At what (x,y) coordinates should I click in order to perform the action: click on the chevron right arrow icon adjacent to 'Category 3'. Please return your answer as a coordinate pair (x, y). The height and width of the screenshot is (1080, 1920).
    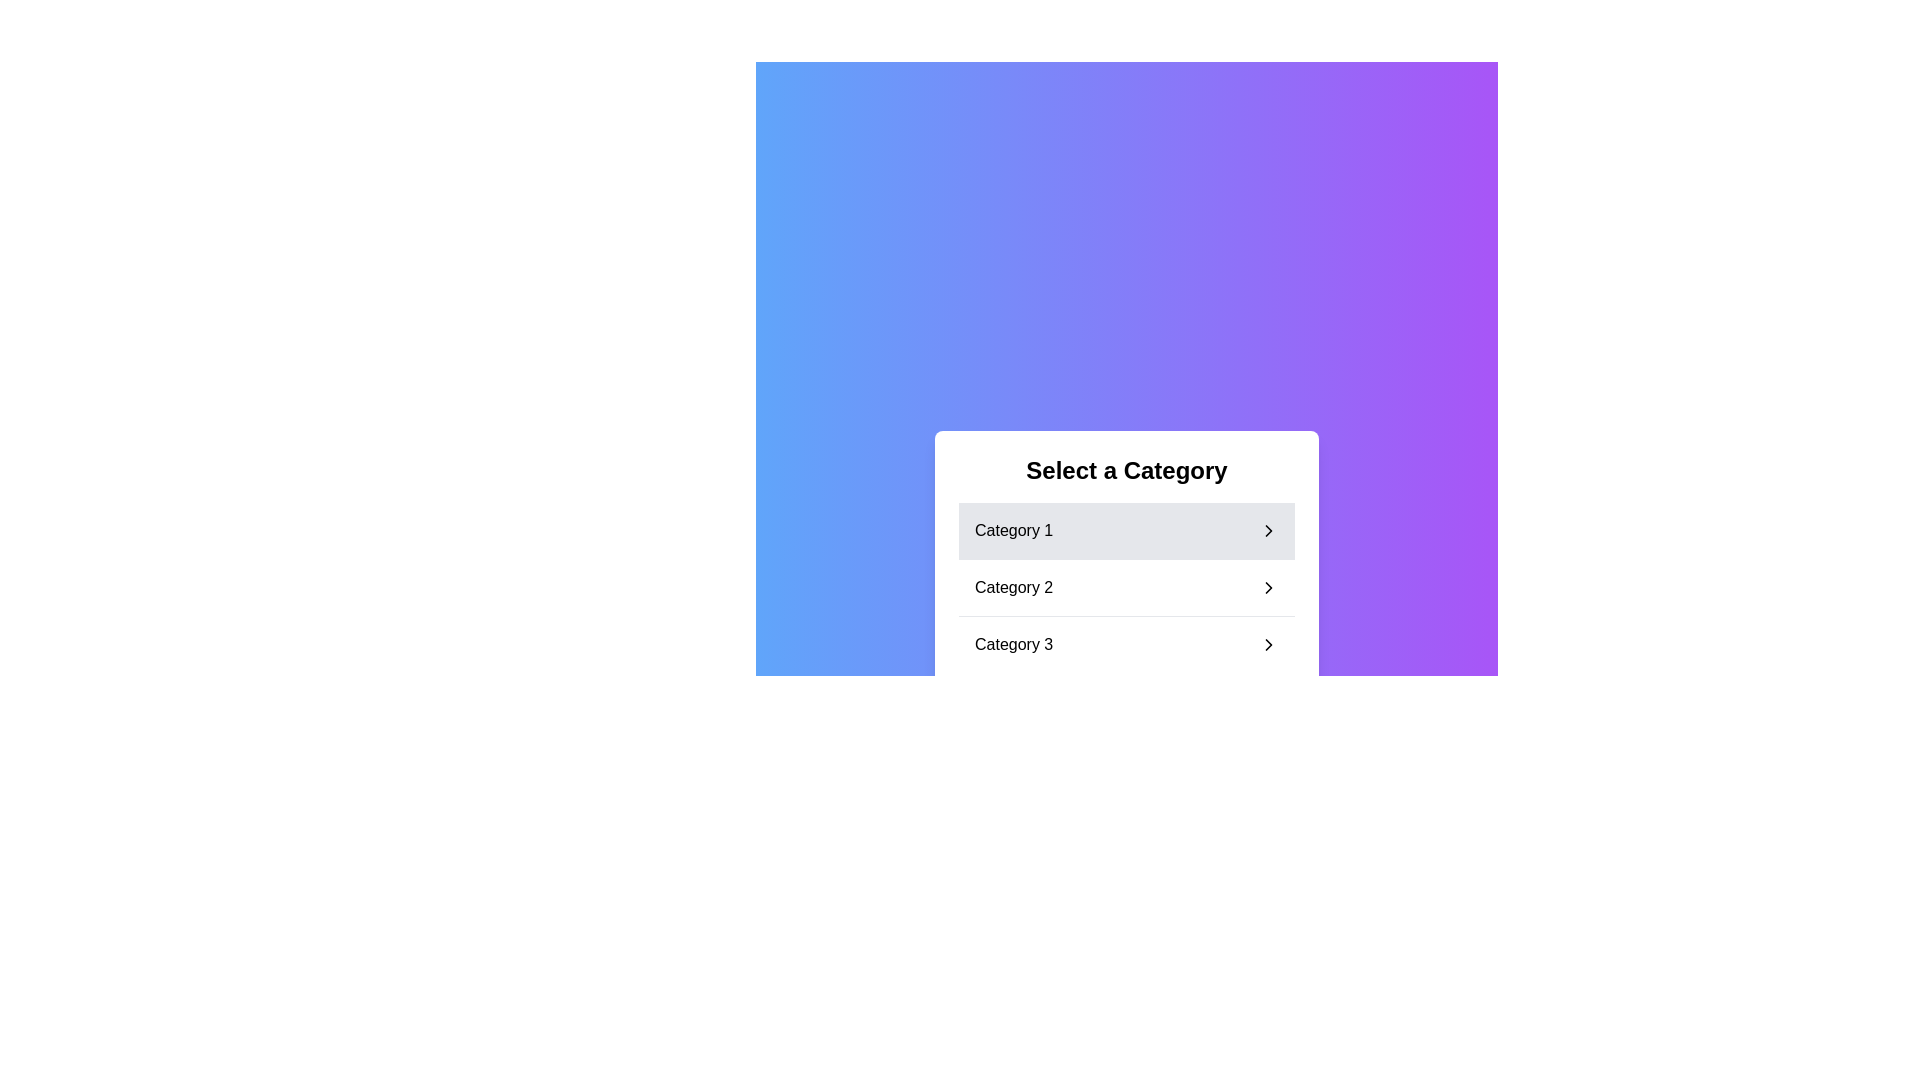
    Looking at the image, I should click on (1267, 644).